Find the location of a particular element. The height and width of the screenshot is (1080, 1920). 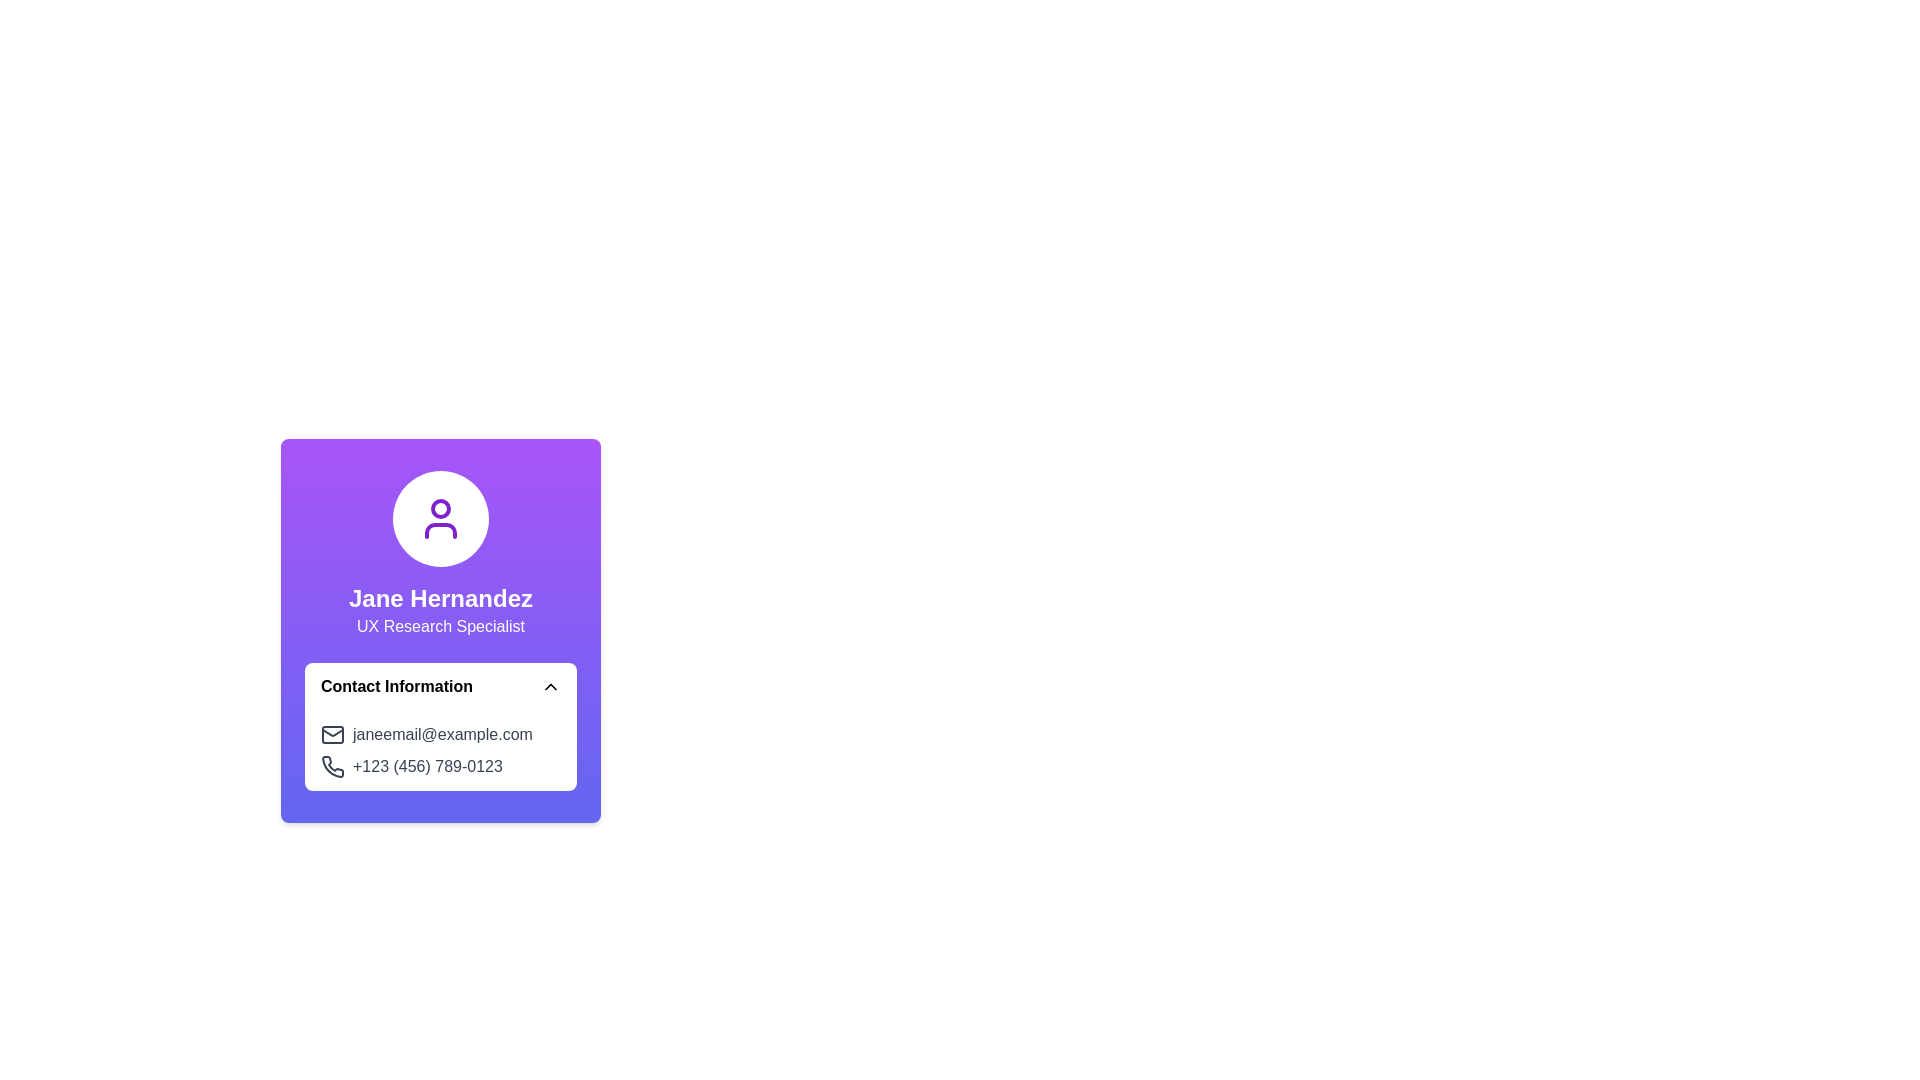

the circular white area containing a purple user icon, which is located at the top center of the card layout, above the text 'Jane Hernandez UX Research Specialist' is located at coordinates (440, 518).